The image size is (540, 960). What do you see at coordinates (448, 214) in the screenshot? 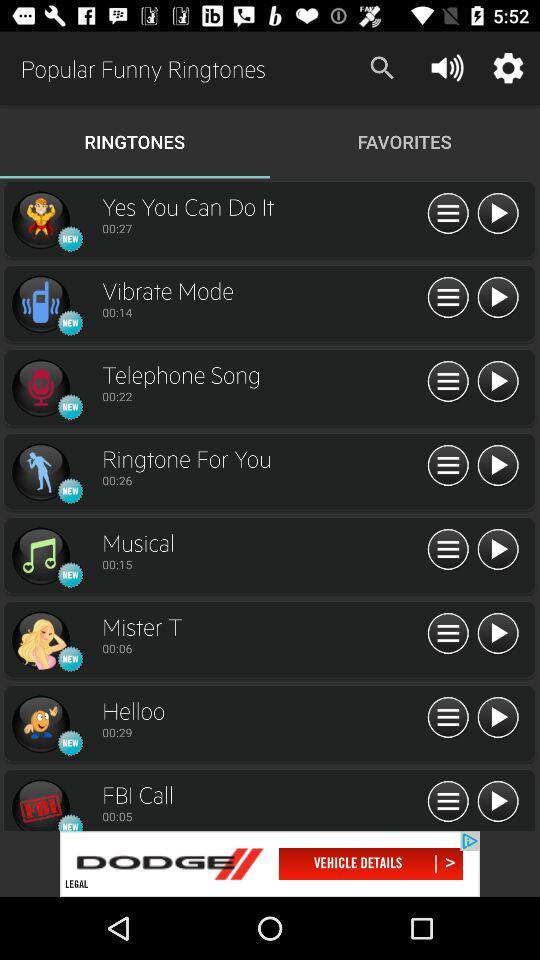
I see `menu icon` at bounding box center [448, 214].